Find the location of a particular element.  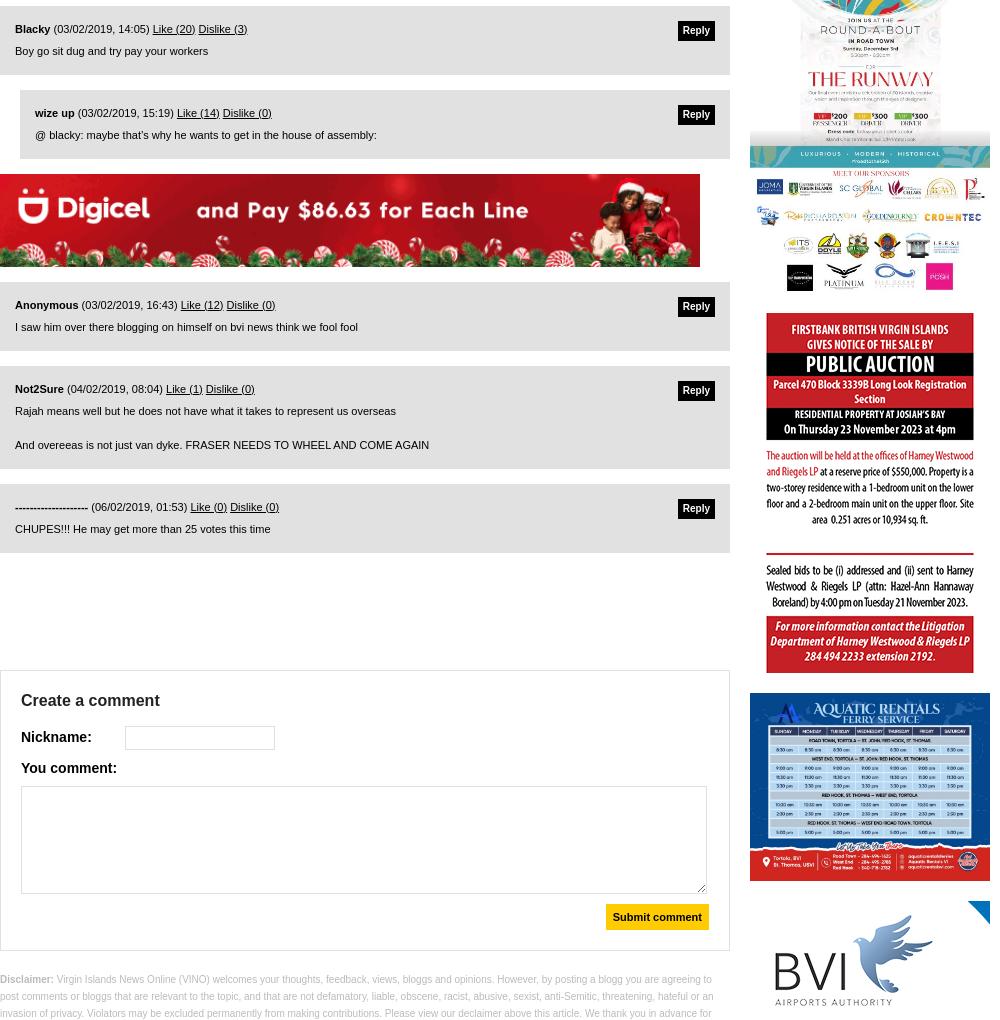

'(03/02/2019, 14:05)' is located at coordinates (100, 27).